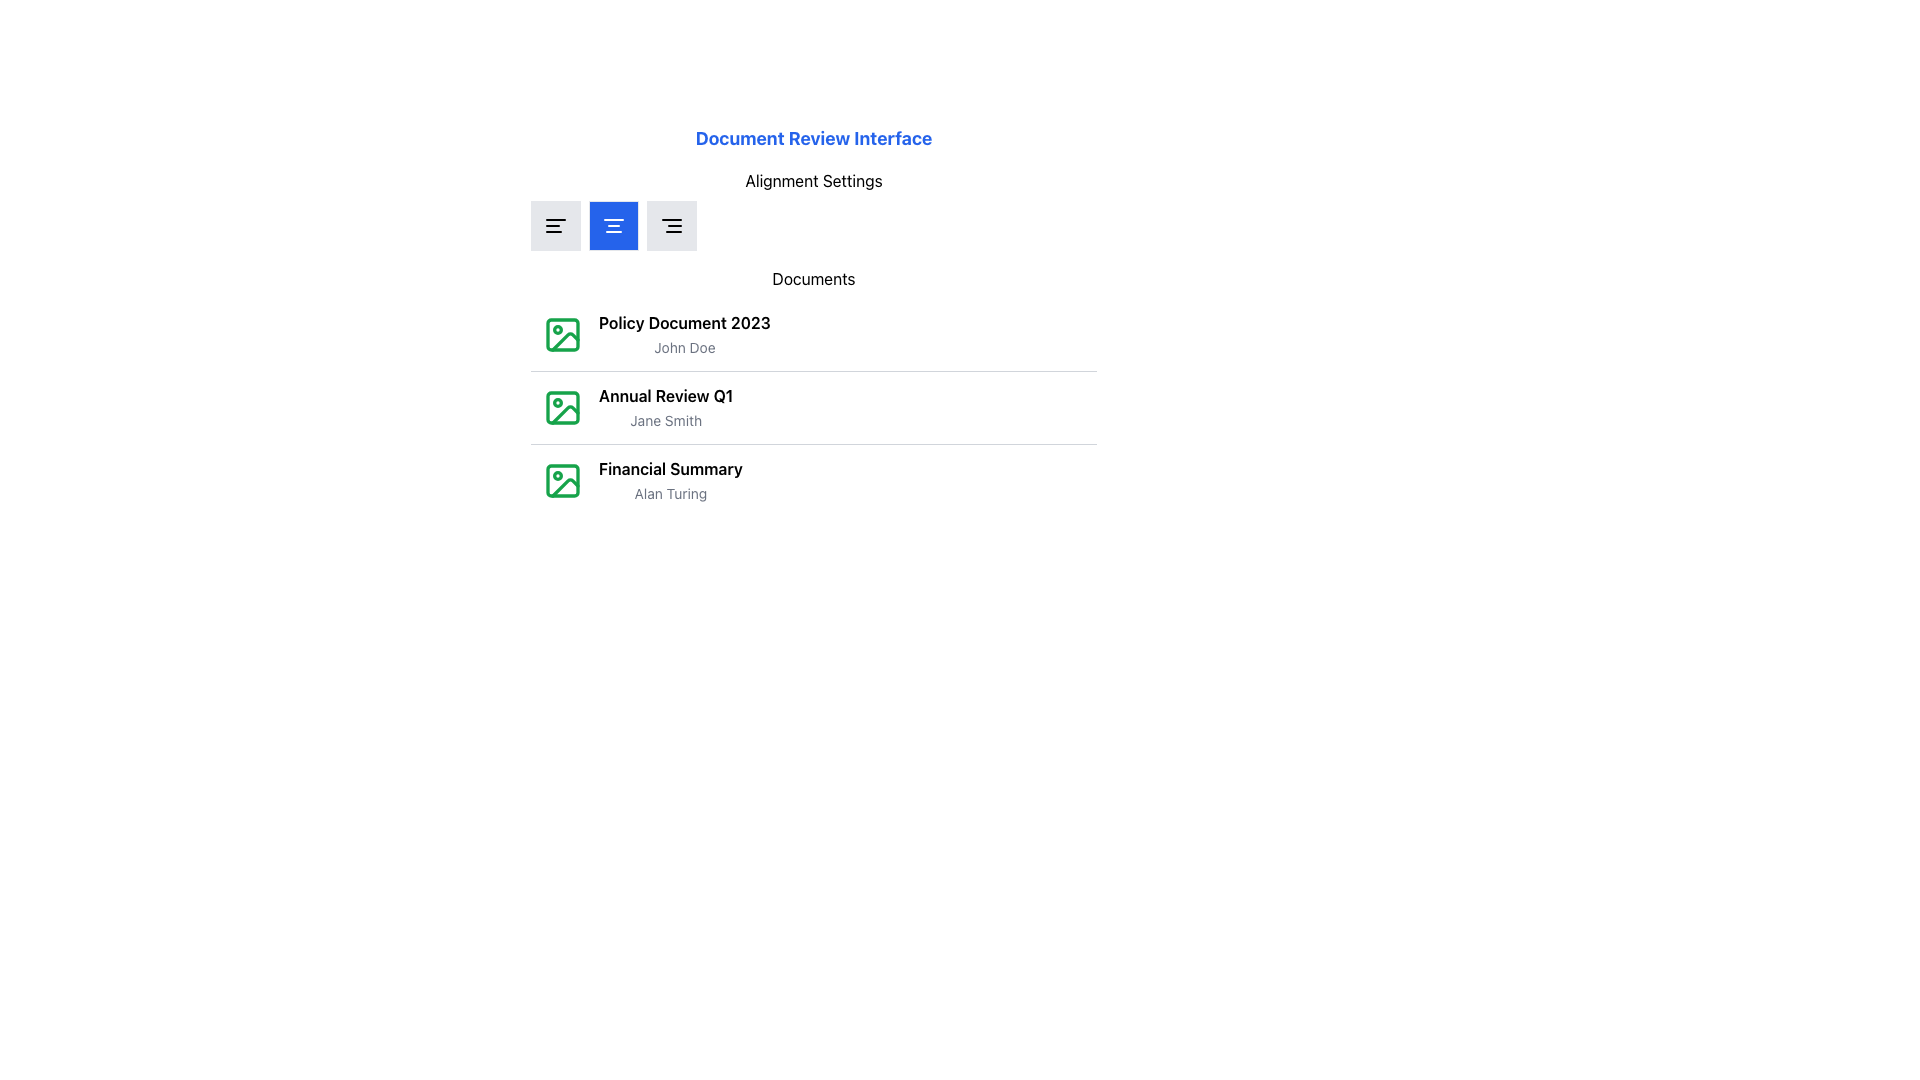 The height and width of the screenshot is (1080, 1920). I want to click on the left alignment button, which is a square button with a light gray background and an icon of three black horizontal lines stacked vertically, so click(556, 225).